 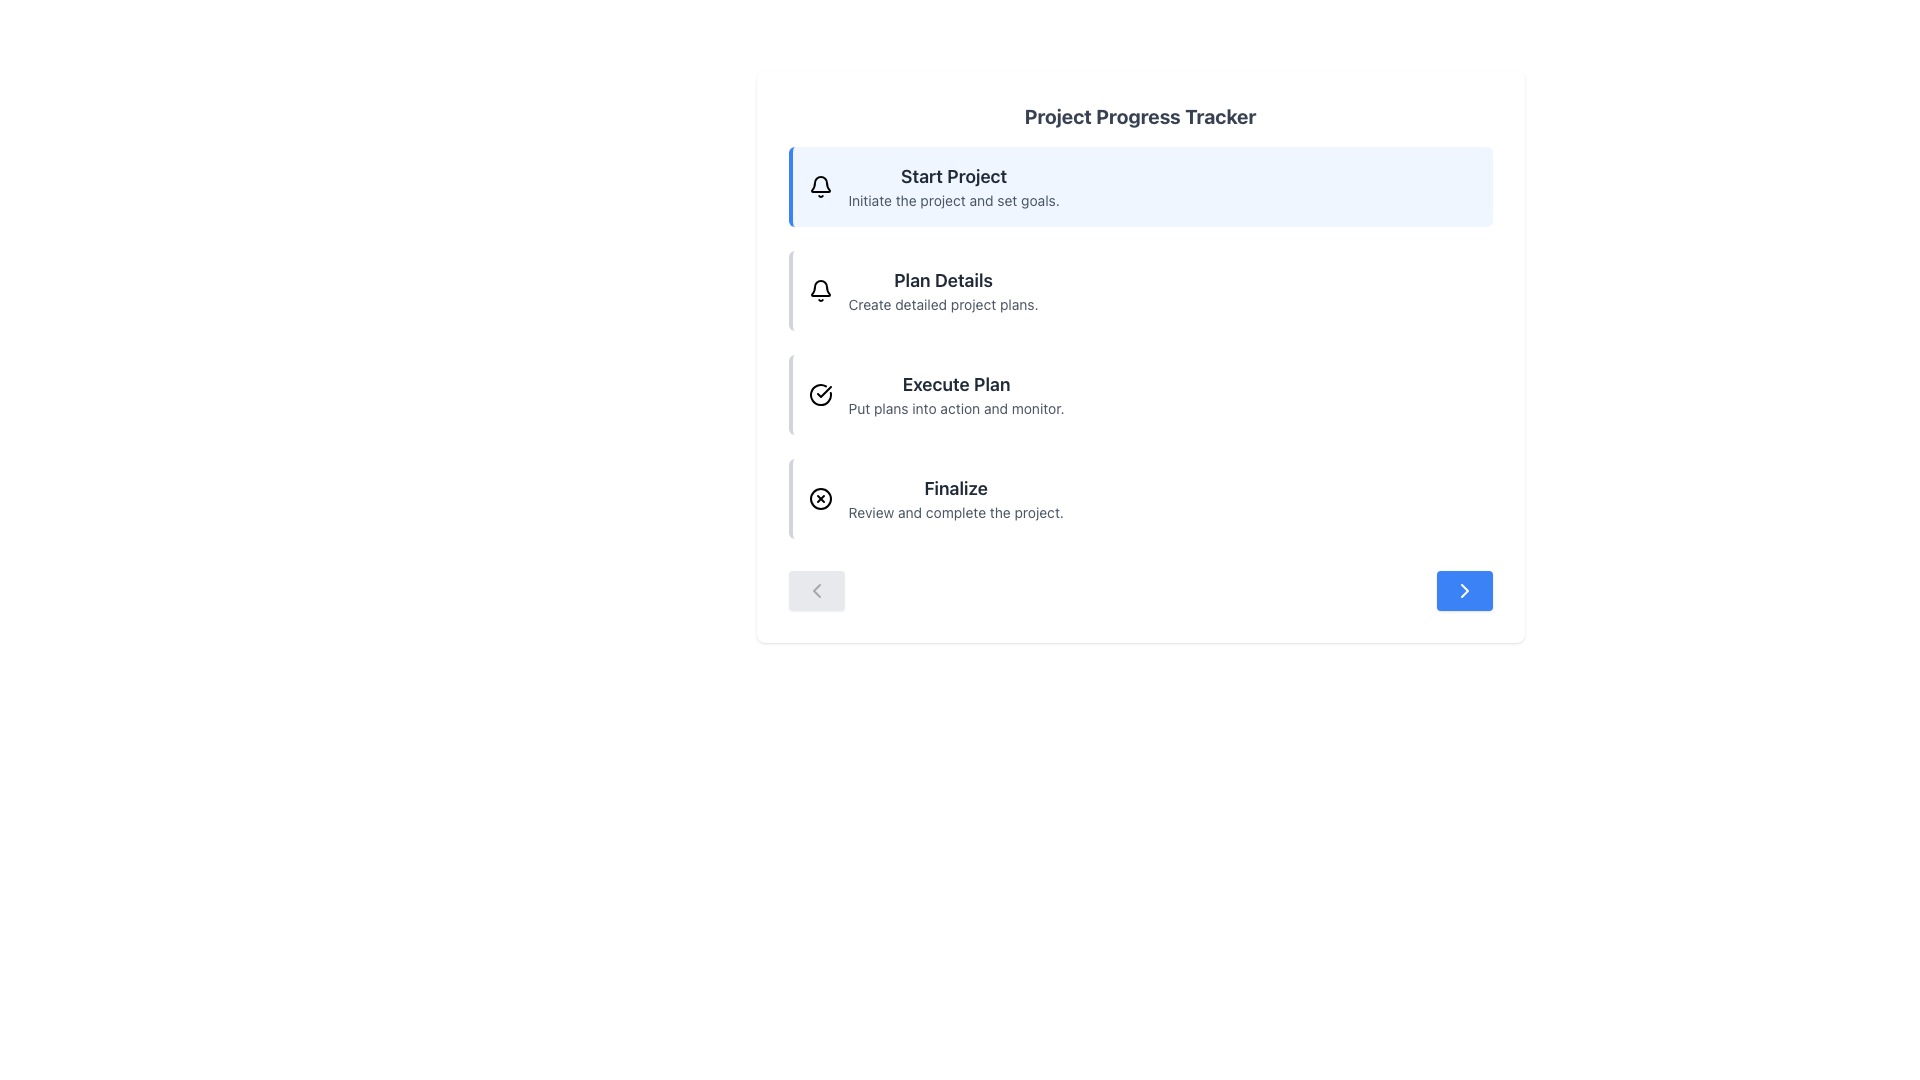 What do you see at coordinates (1140, 116) in the screenshot?
I see `the bold header text styled in dark gray located at the top of the white card interface` at bounding box center [1140, 116].